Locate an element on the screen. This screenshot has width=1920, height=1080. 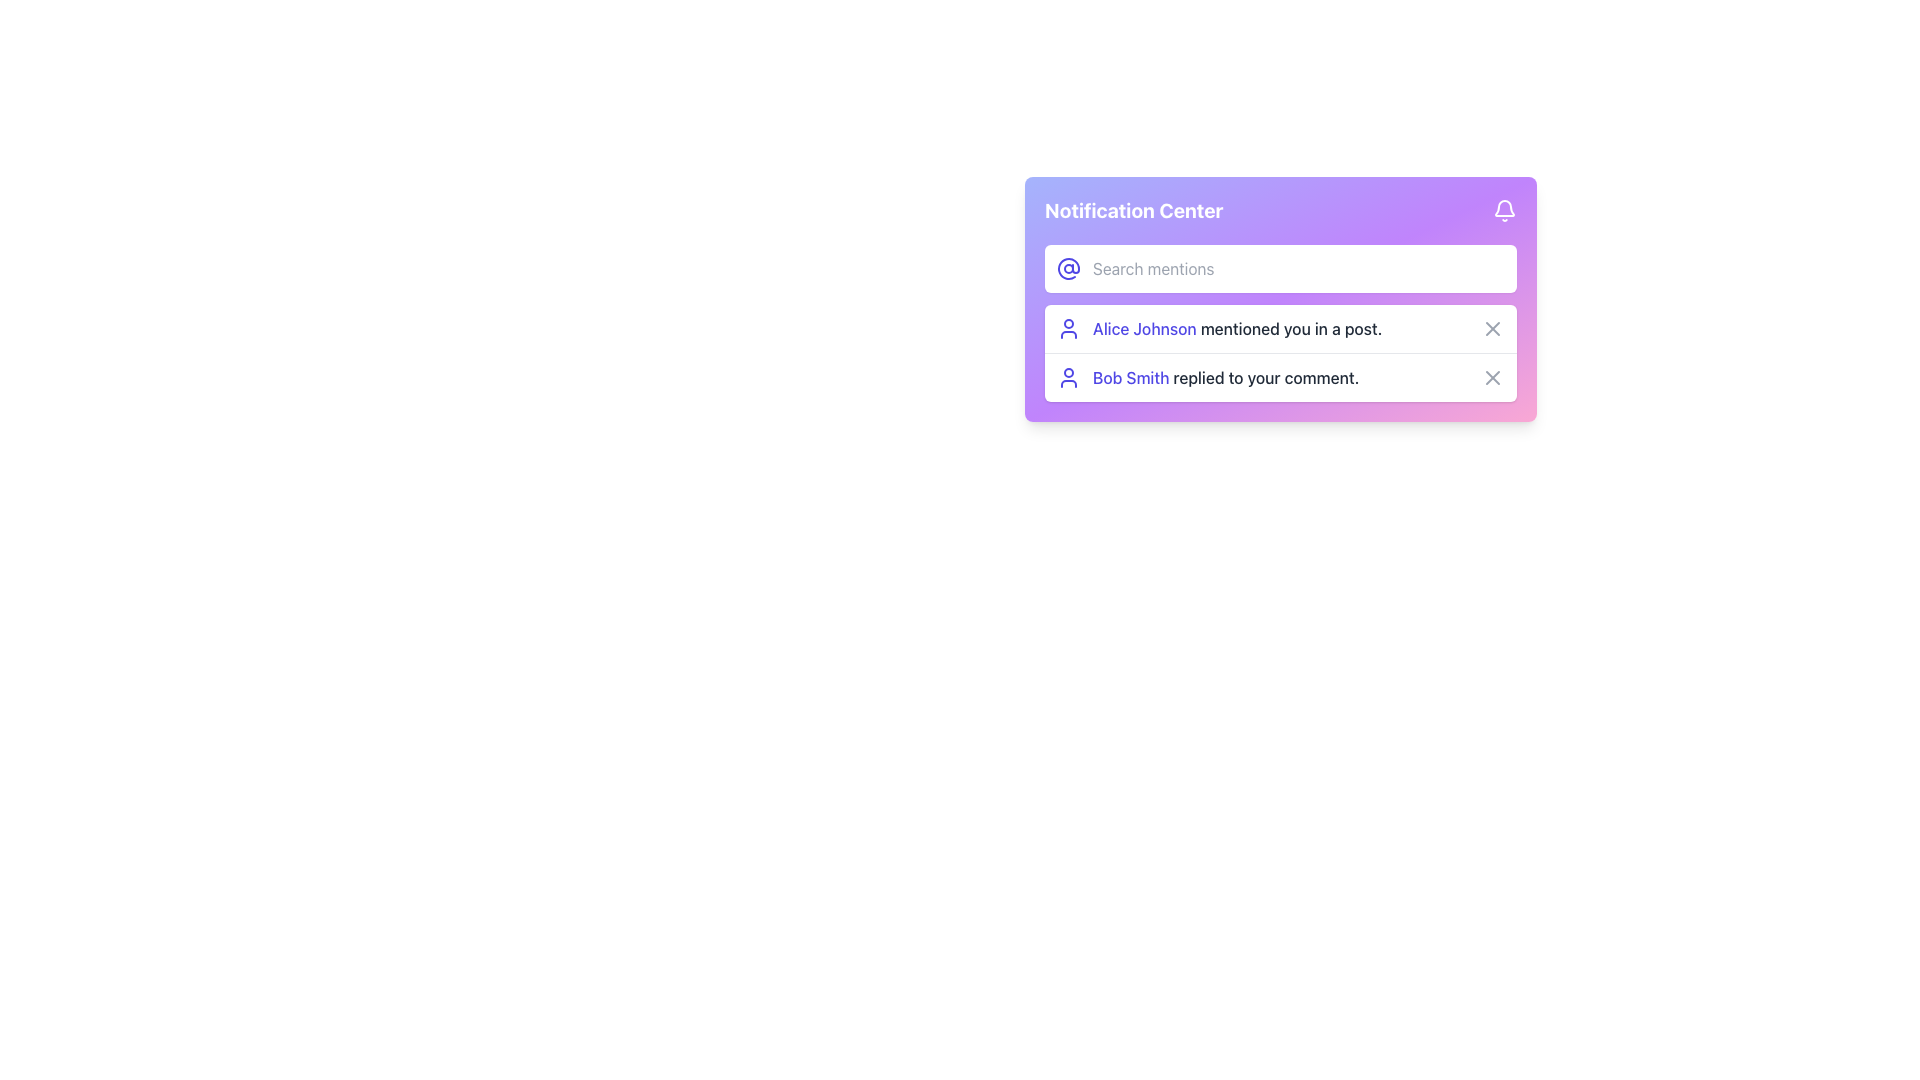
the notification indicator icon, represented by a bell symbol, located in the top-right corner of the notification panel is located at coordinates (1505, 208).